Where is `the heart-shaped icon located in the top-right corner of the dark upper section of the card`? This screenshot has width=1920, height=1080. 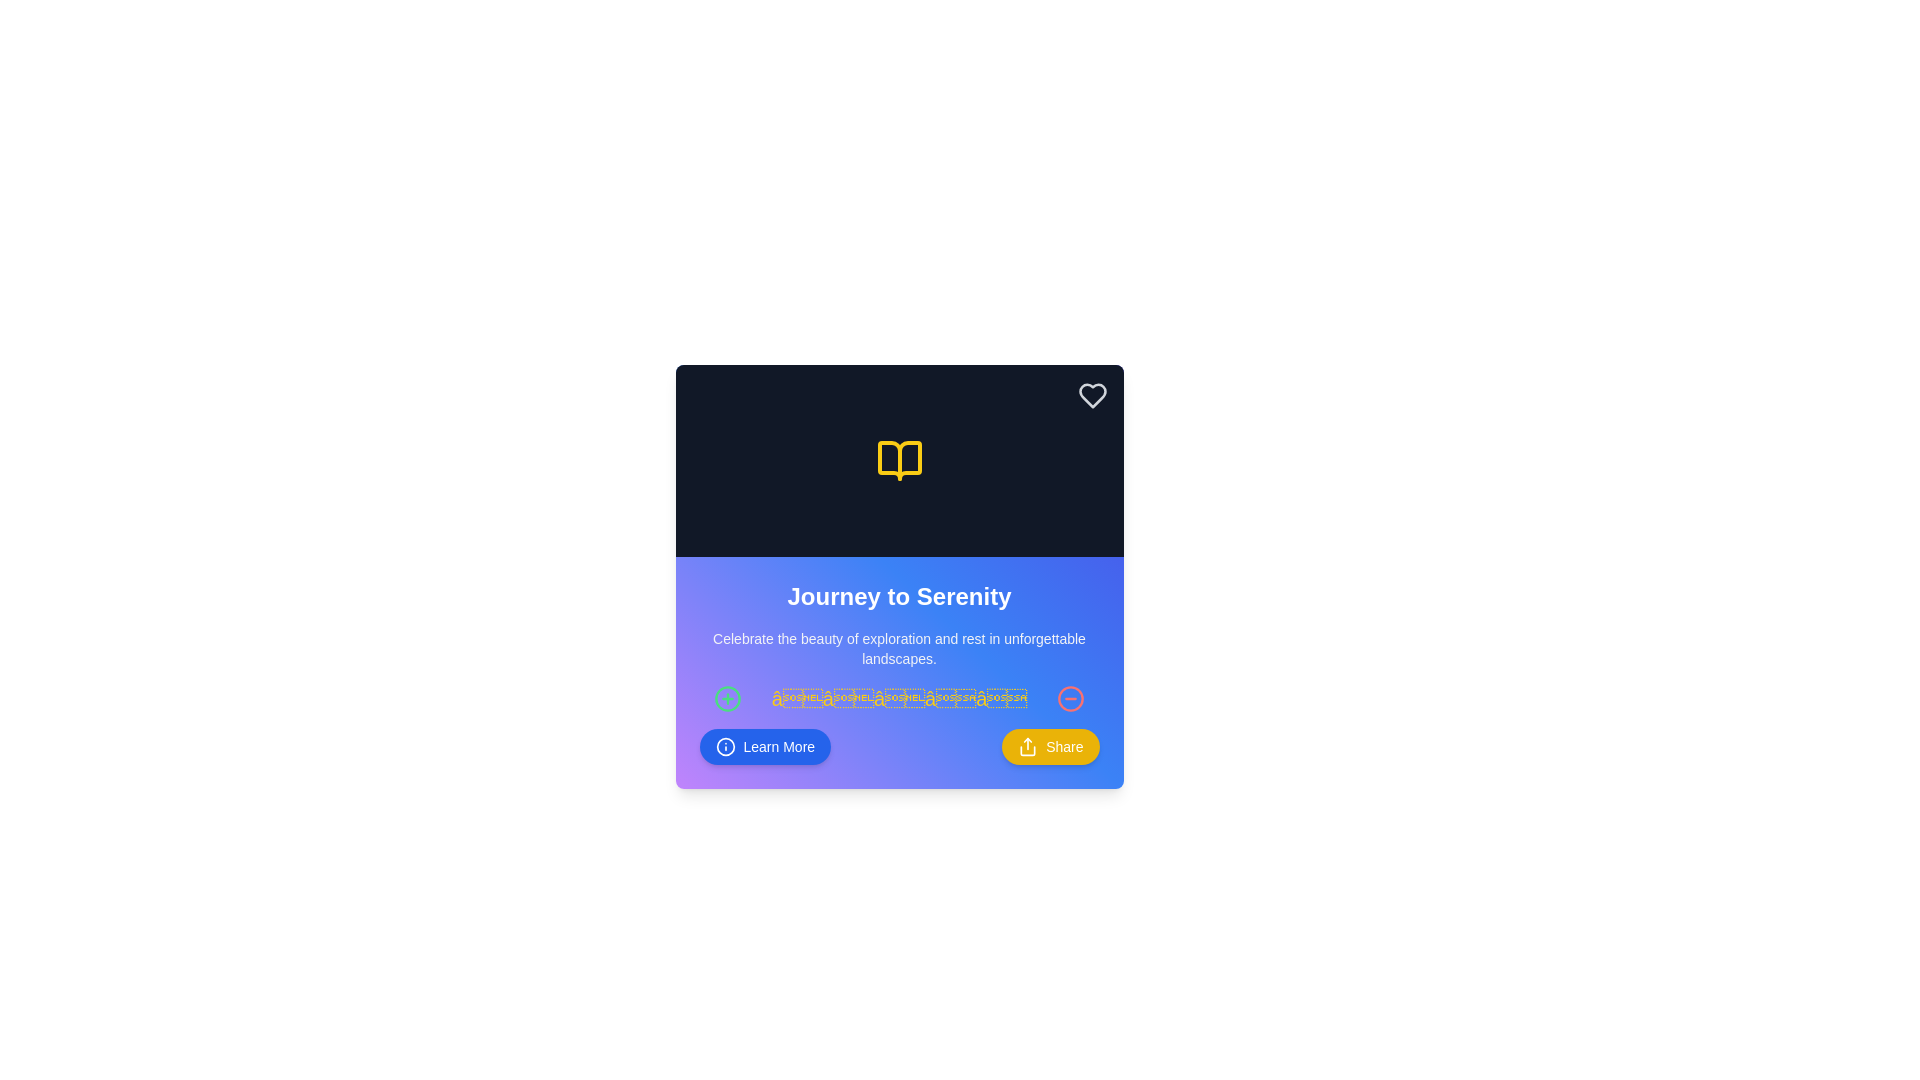 the heart-shaped icon located in the top-right corner of the dark upper section of the card is located at coordinates (1091, 396).